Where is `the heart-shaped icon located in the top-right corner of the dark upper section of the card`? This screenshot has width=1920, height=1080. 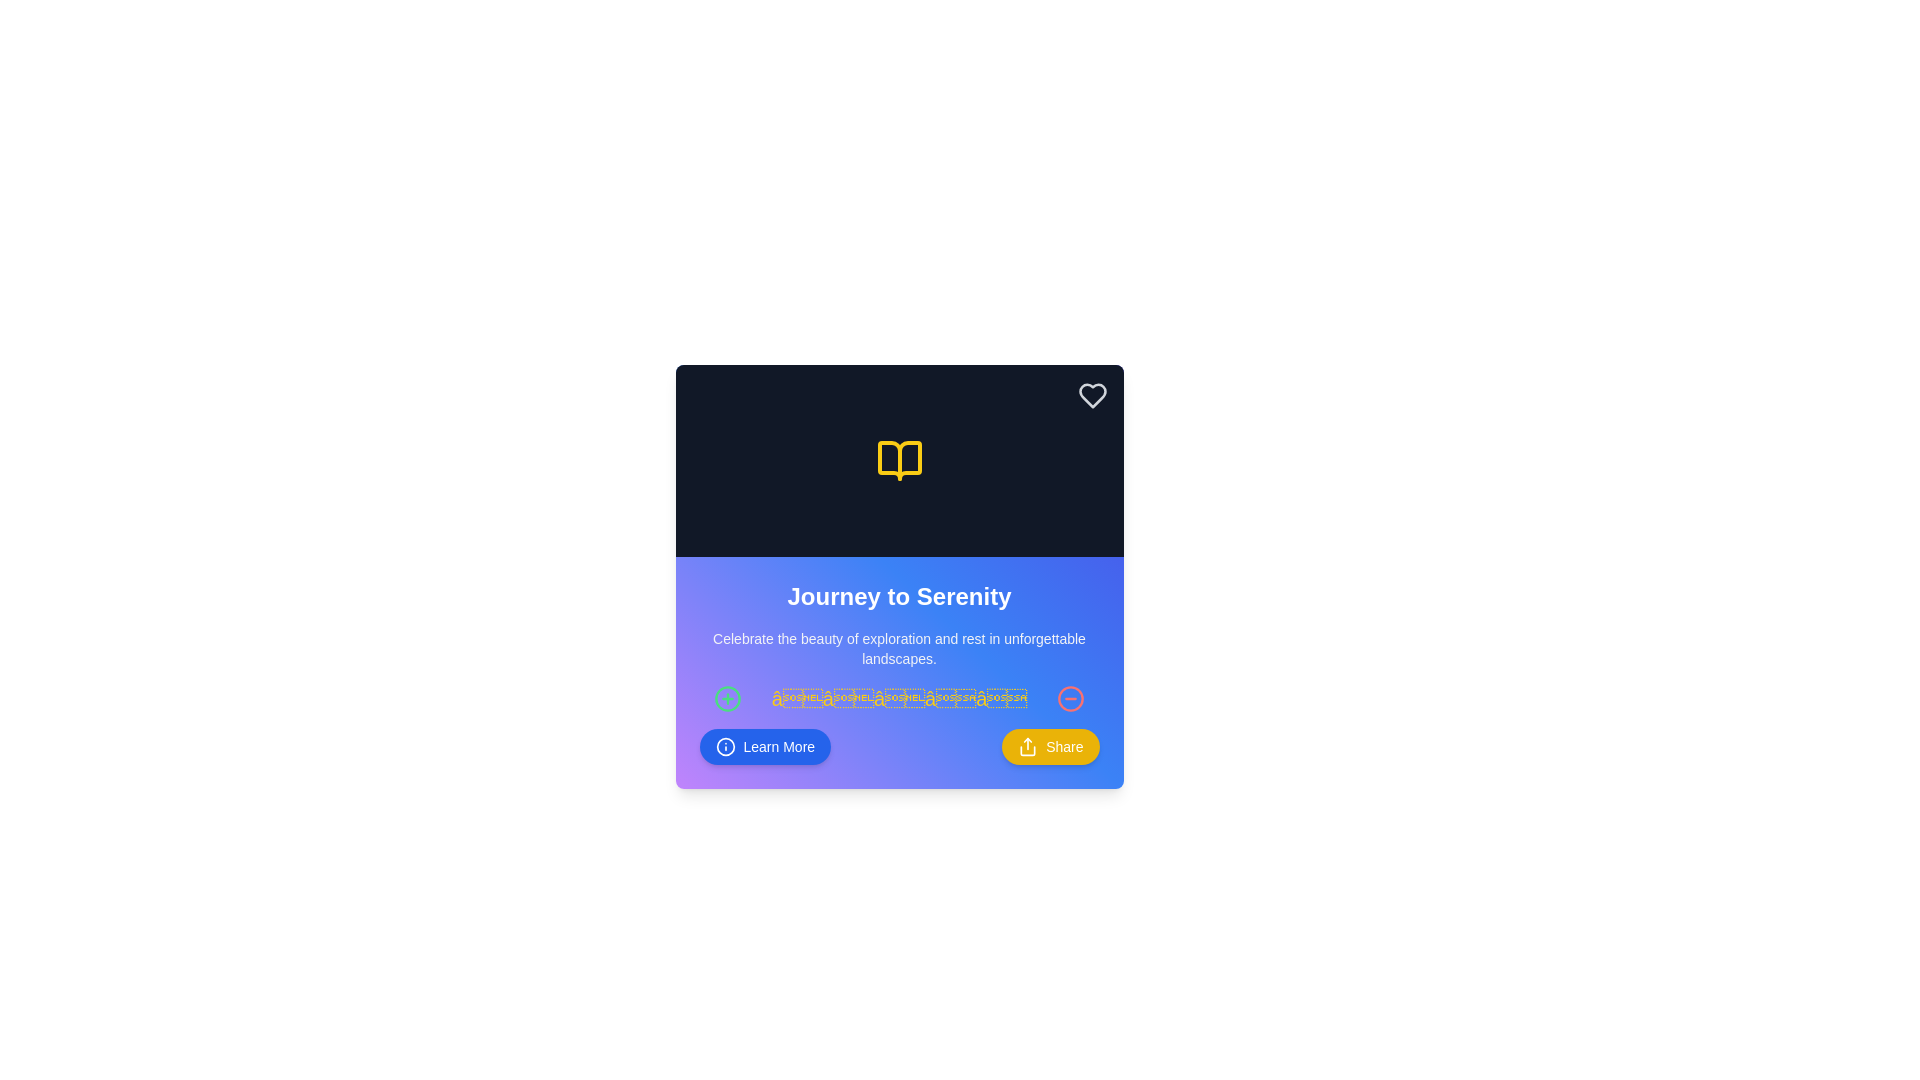 the heart-shaped icon located in the top-right corner of the dark upper section of the card is located at coordinates (1091, 396).